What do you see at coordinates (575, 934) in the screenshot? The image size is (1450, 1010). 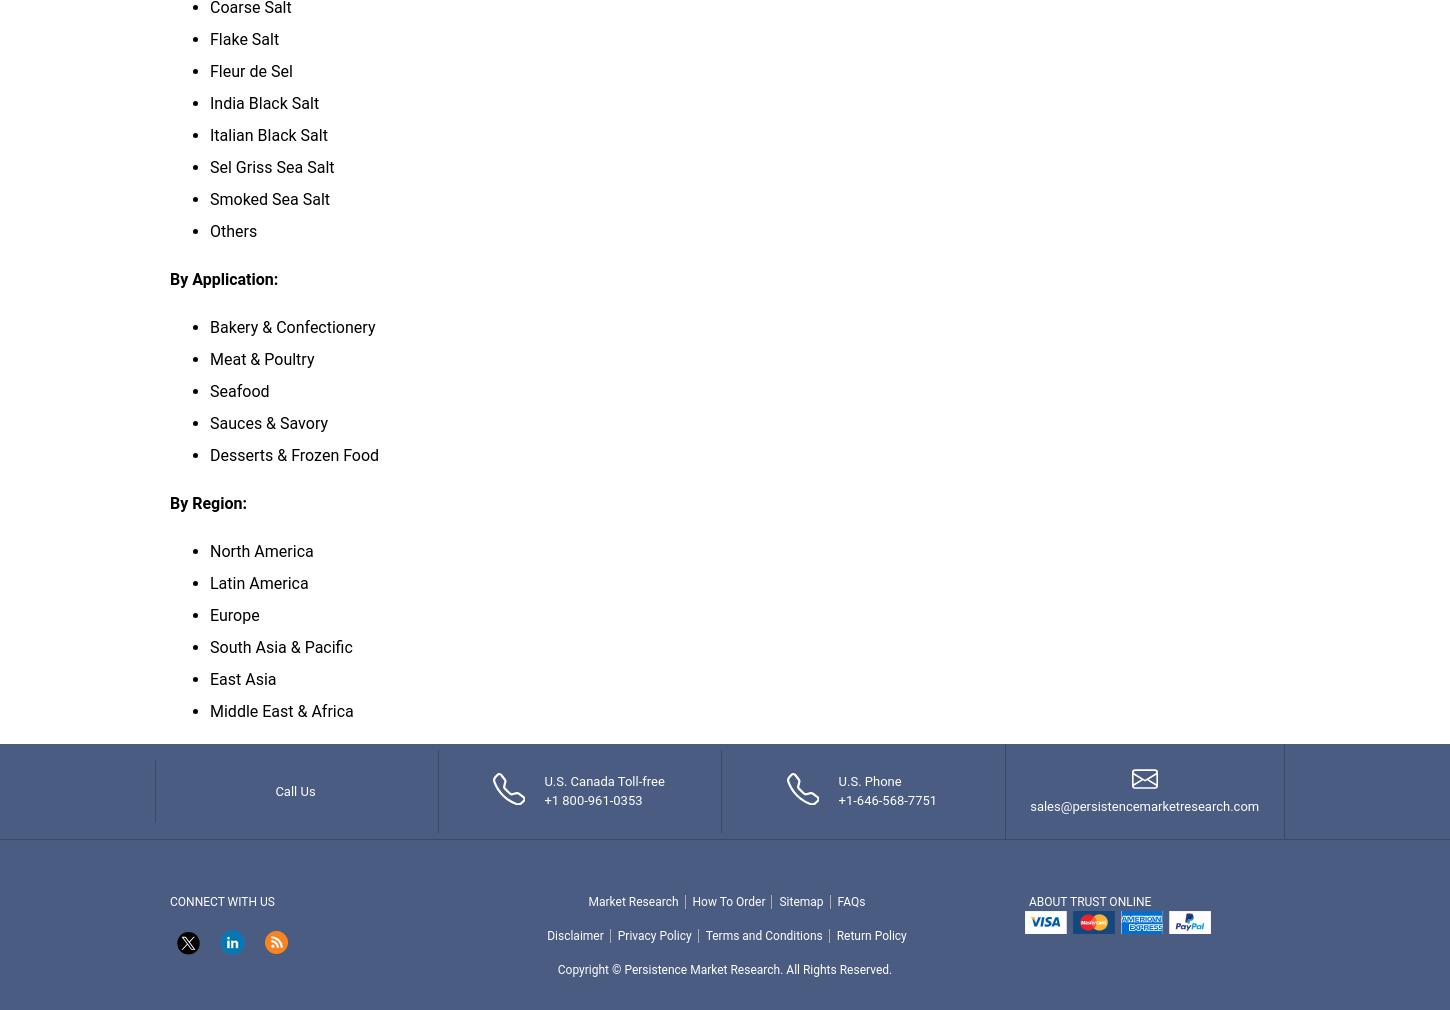 I see `'Disclaimer'` at bounding box center [575, 934].